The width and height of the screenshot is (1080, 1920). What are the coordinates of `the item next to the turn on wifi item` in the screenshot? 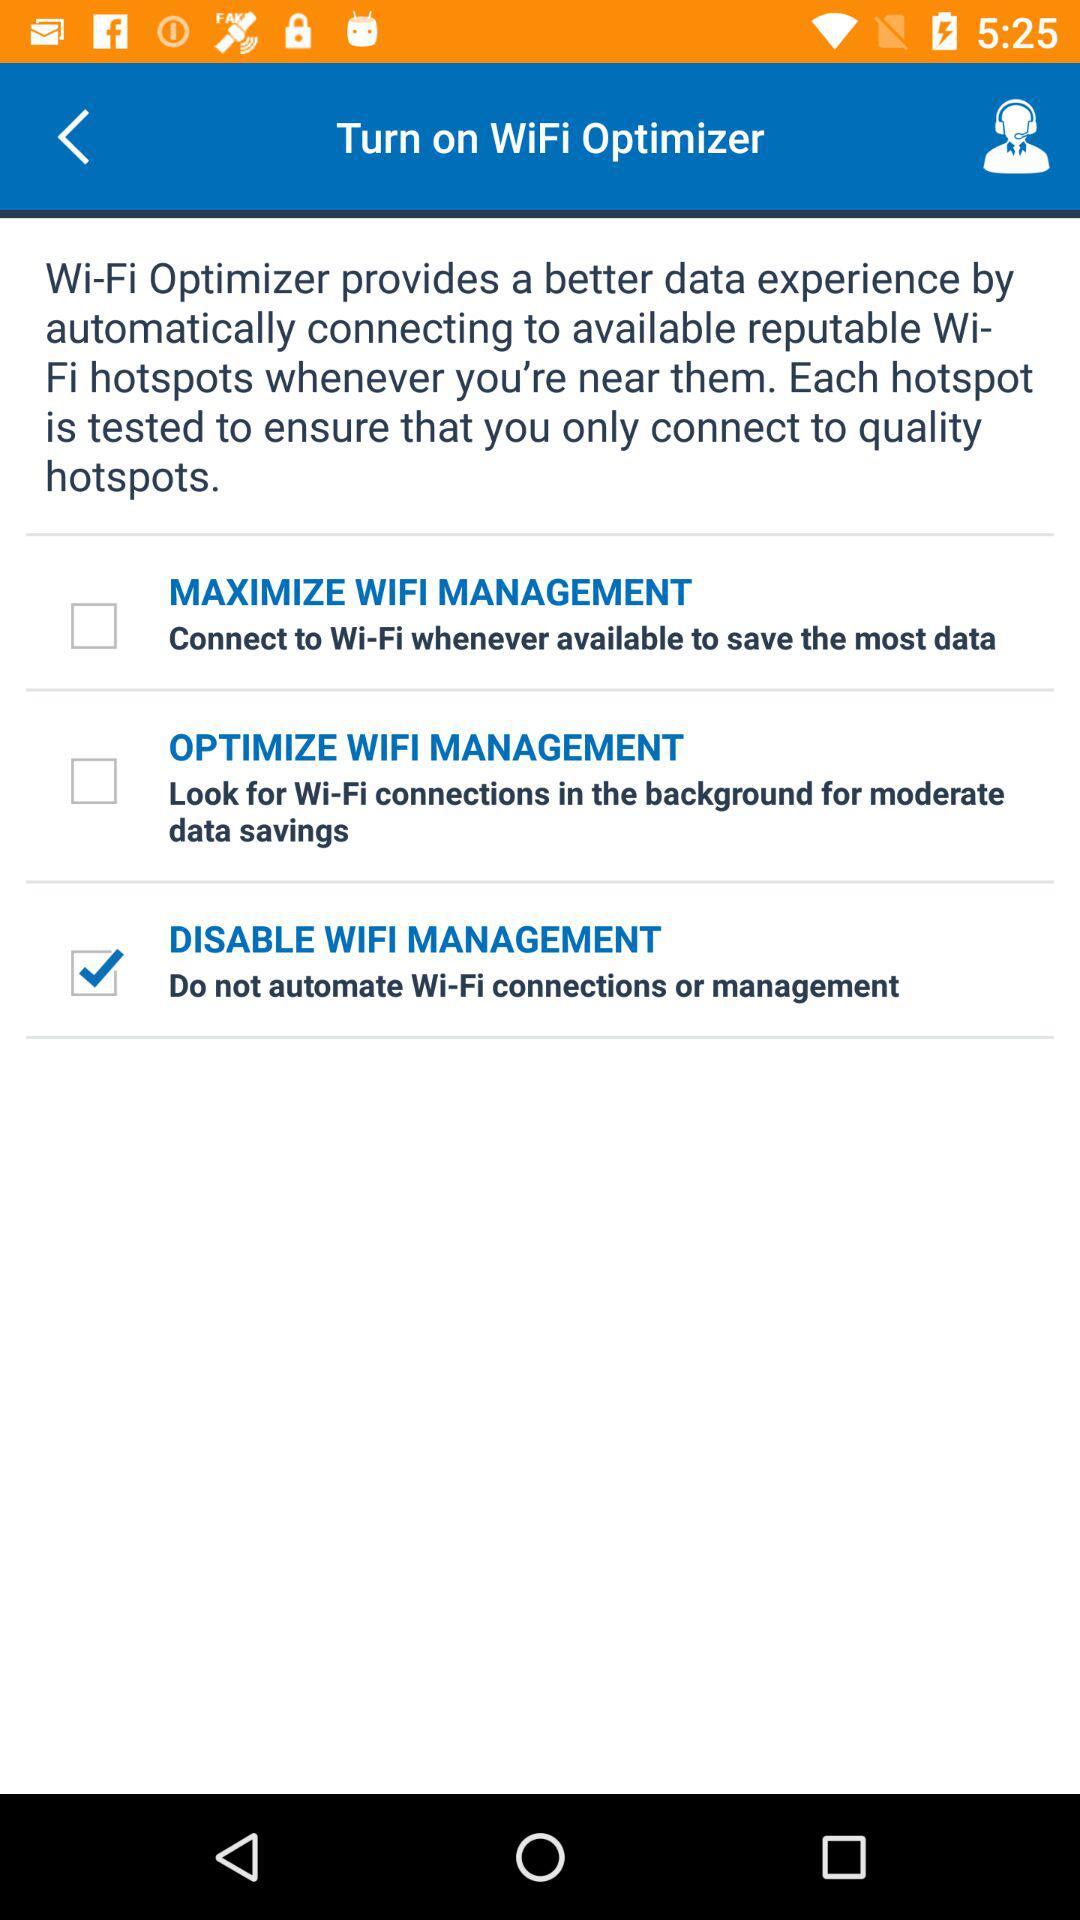 It's located at (1017, 135).